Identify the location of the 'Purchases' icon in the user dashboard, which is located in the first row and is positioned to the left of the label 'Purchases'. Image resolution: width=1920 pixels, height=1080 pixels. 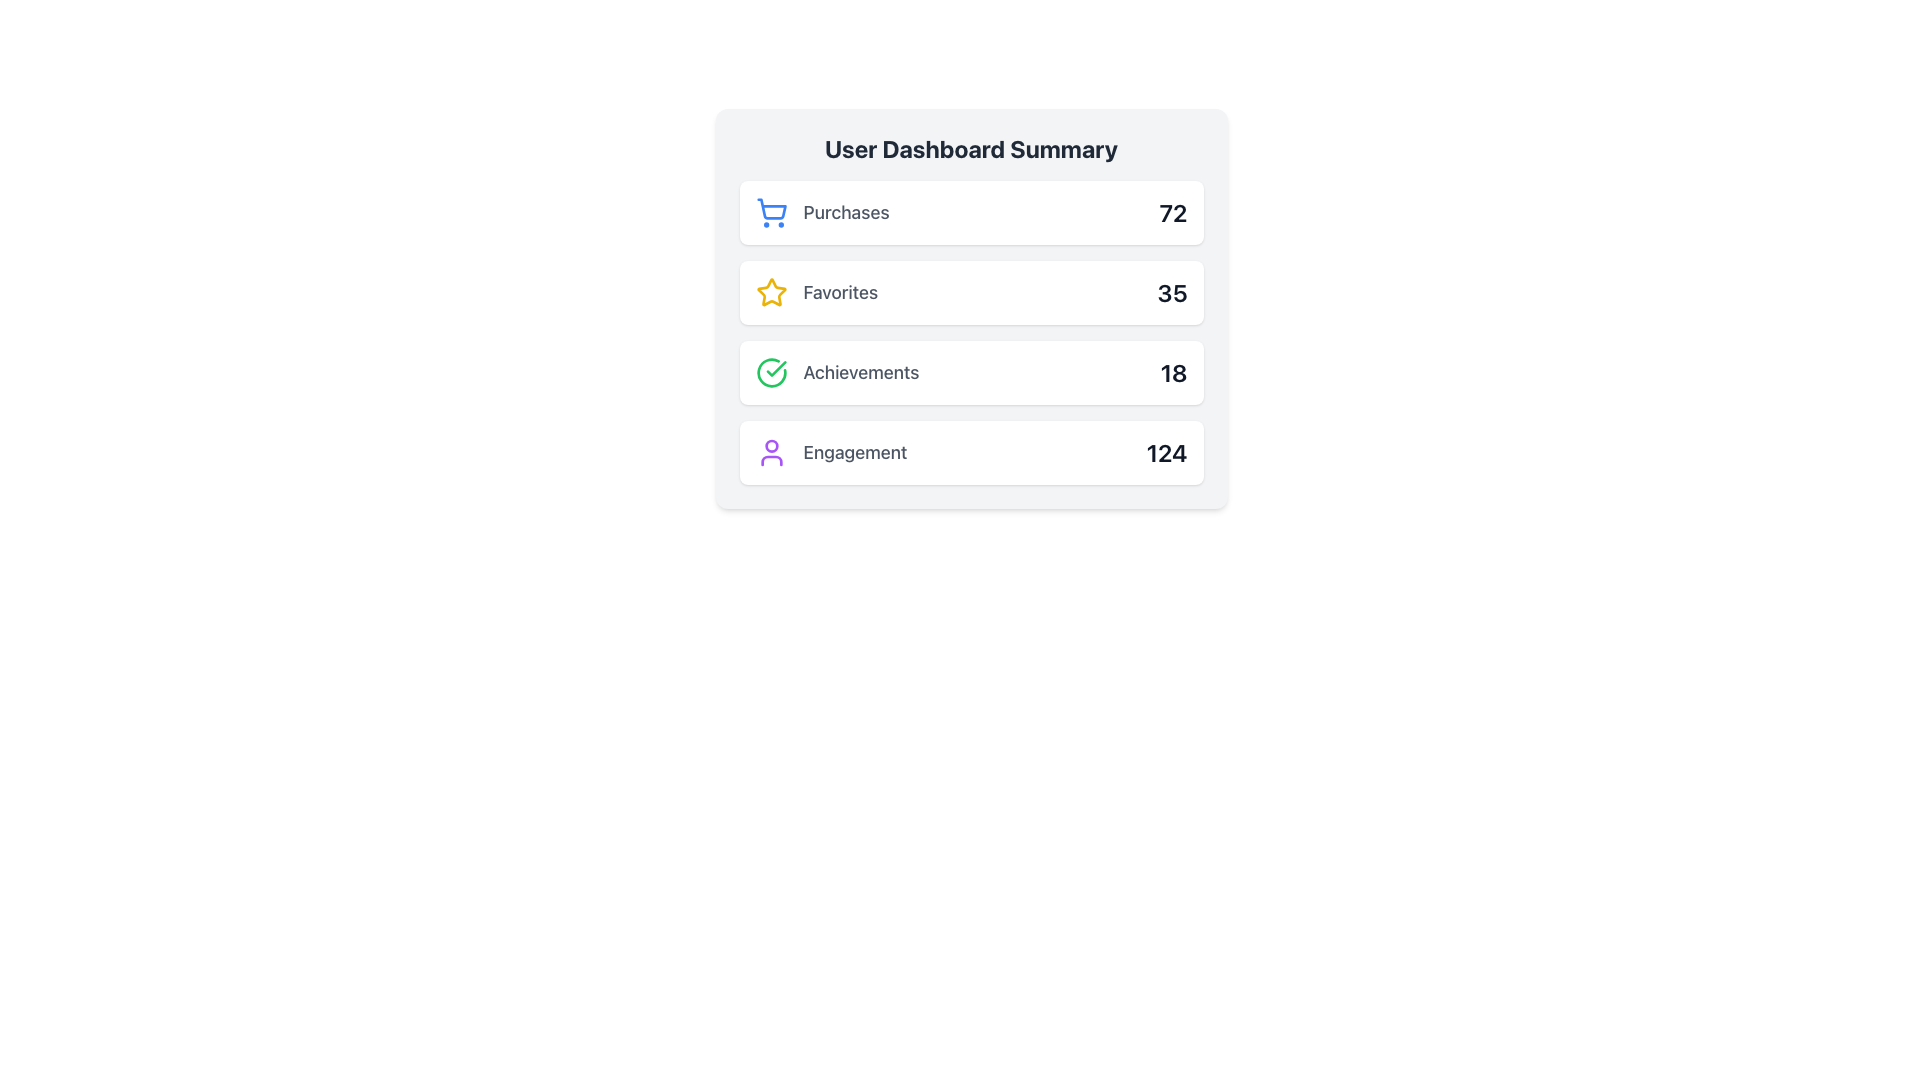
(770, 212).